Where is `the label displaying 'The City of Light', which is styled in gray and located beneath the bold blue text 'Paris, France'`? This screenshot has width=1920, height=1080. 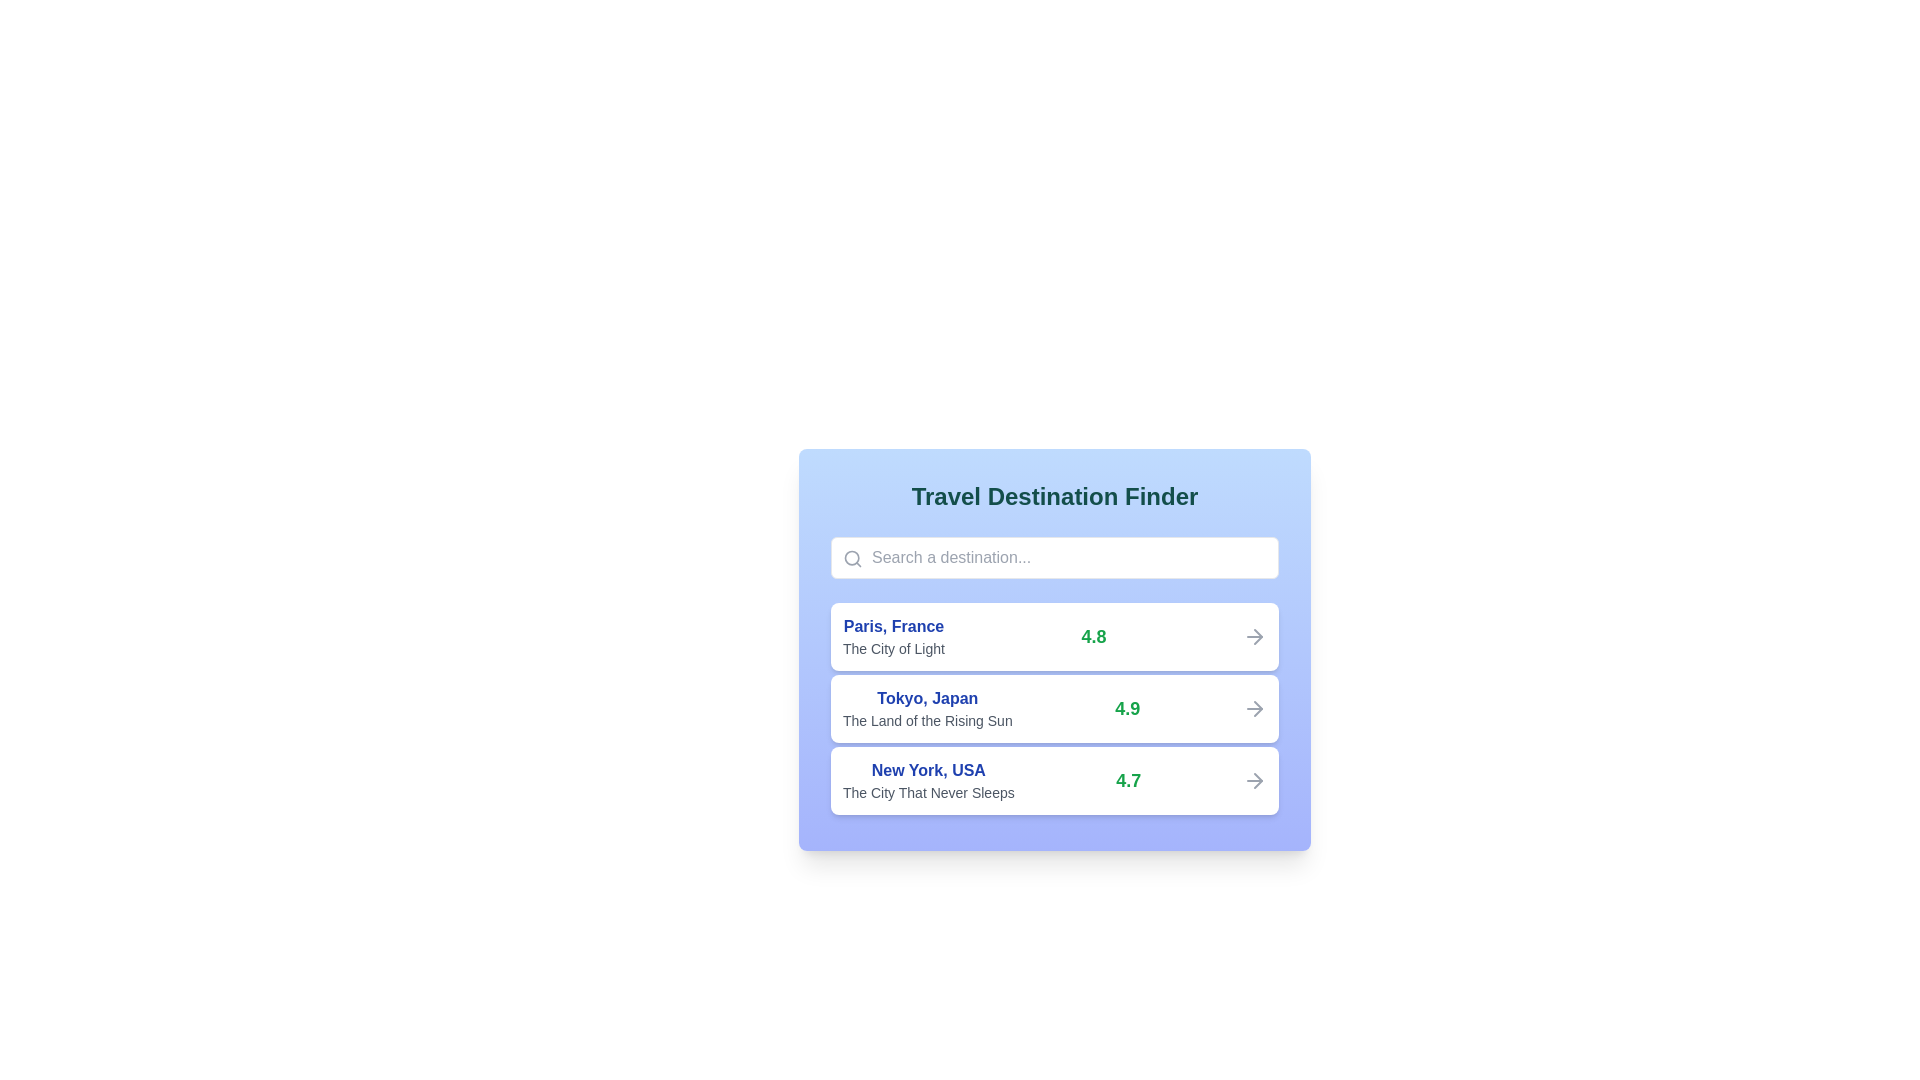 the label displaying 'The City of Light', which is styled in gray and located beneath the bold blue text 'Paris, France' is located at coordinates (892, 648).